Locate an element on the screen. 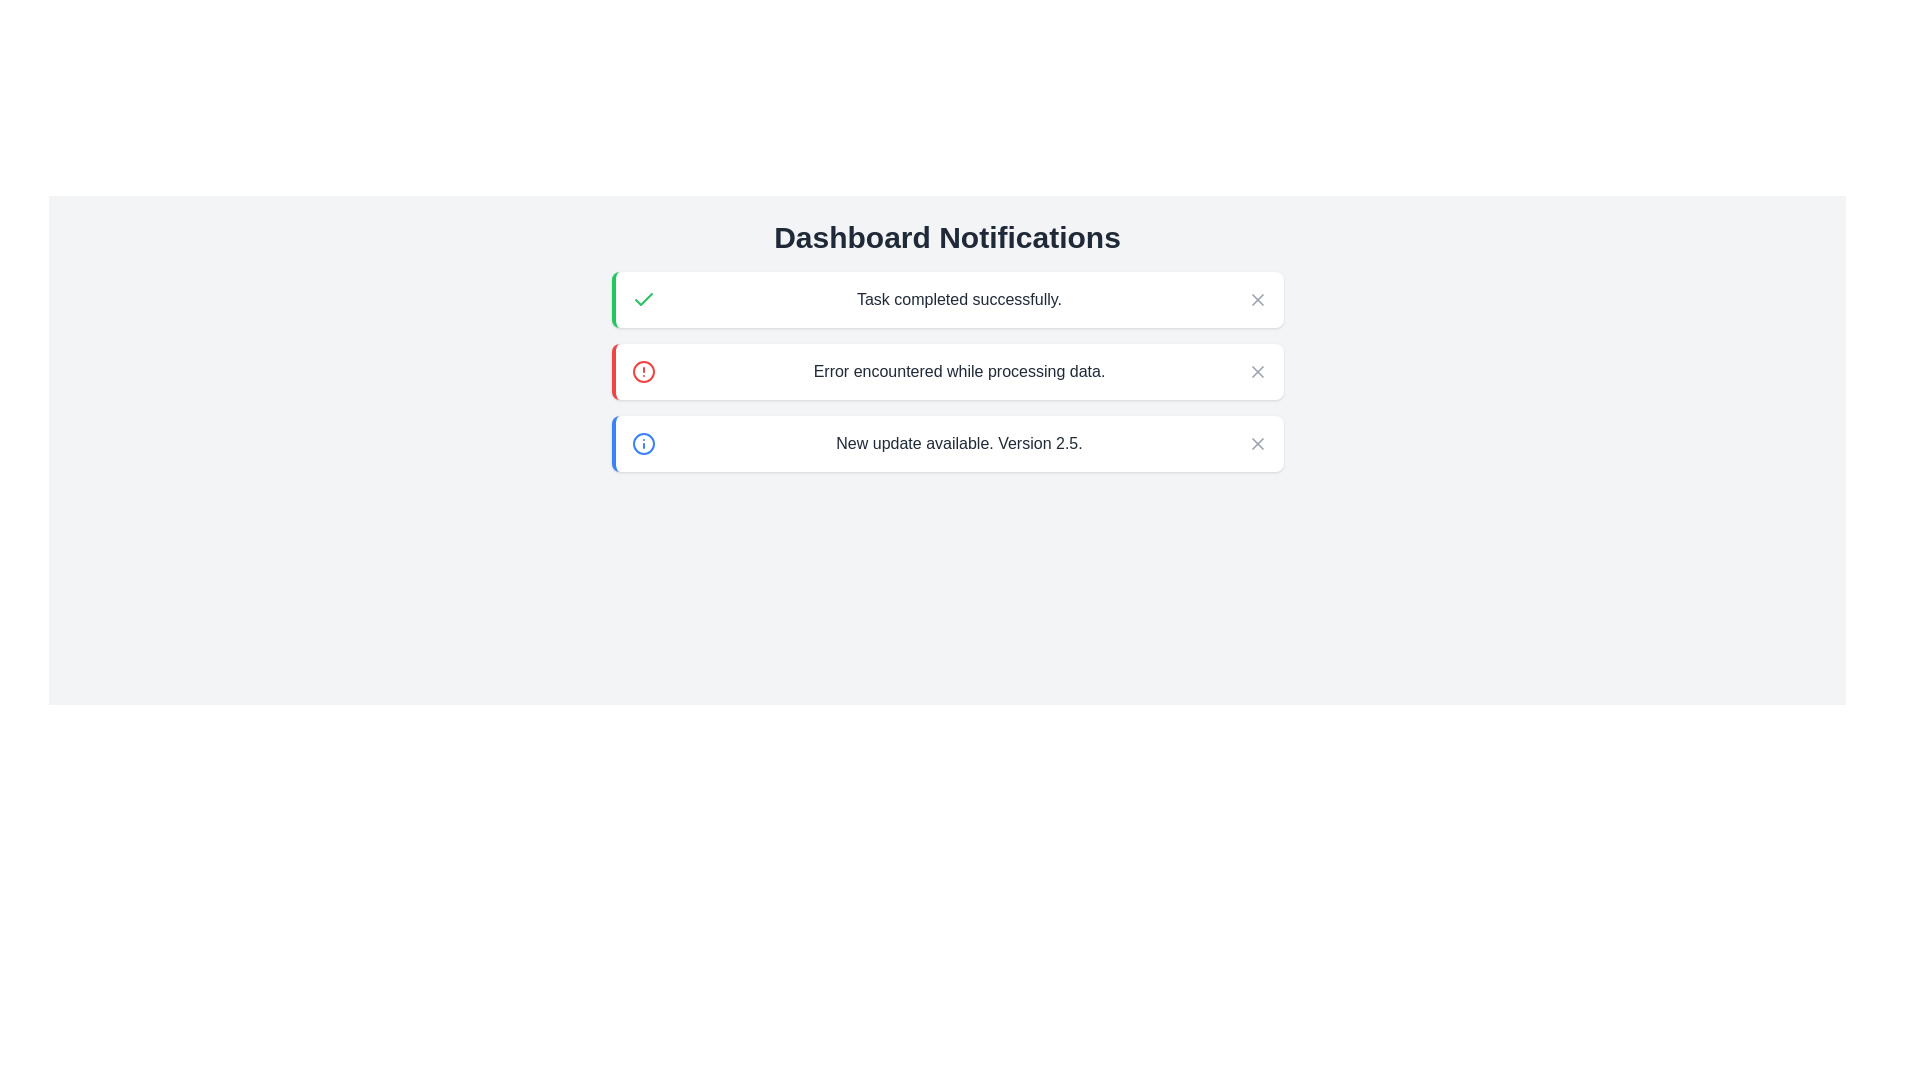  the Close button (X icon) located in the first notification card under 'Dashboard Notifications' to trigger potential visual feedback is located at coordinates (1256, 300).